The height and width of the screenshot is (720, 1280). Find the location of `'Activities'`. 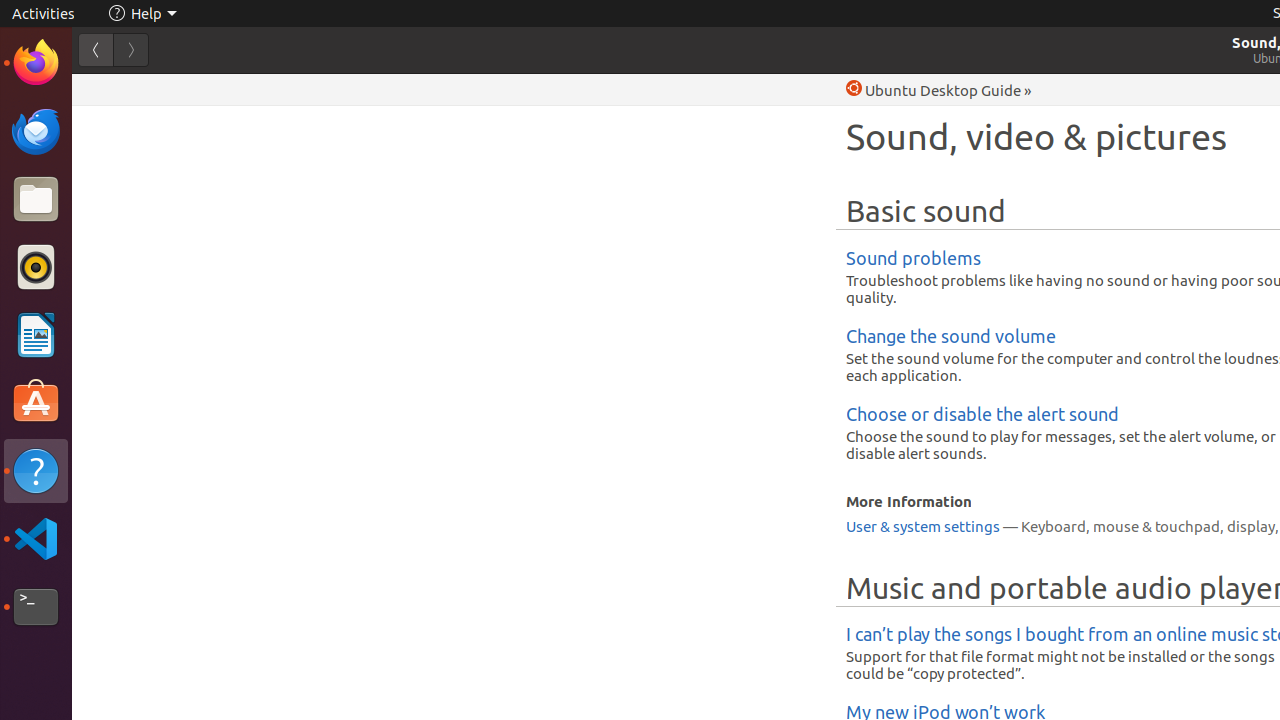

'Activities' is located at coordinates (43, 13).